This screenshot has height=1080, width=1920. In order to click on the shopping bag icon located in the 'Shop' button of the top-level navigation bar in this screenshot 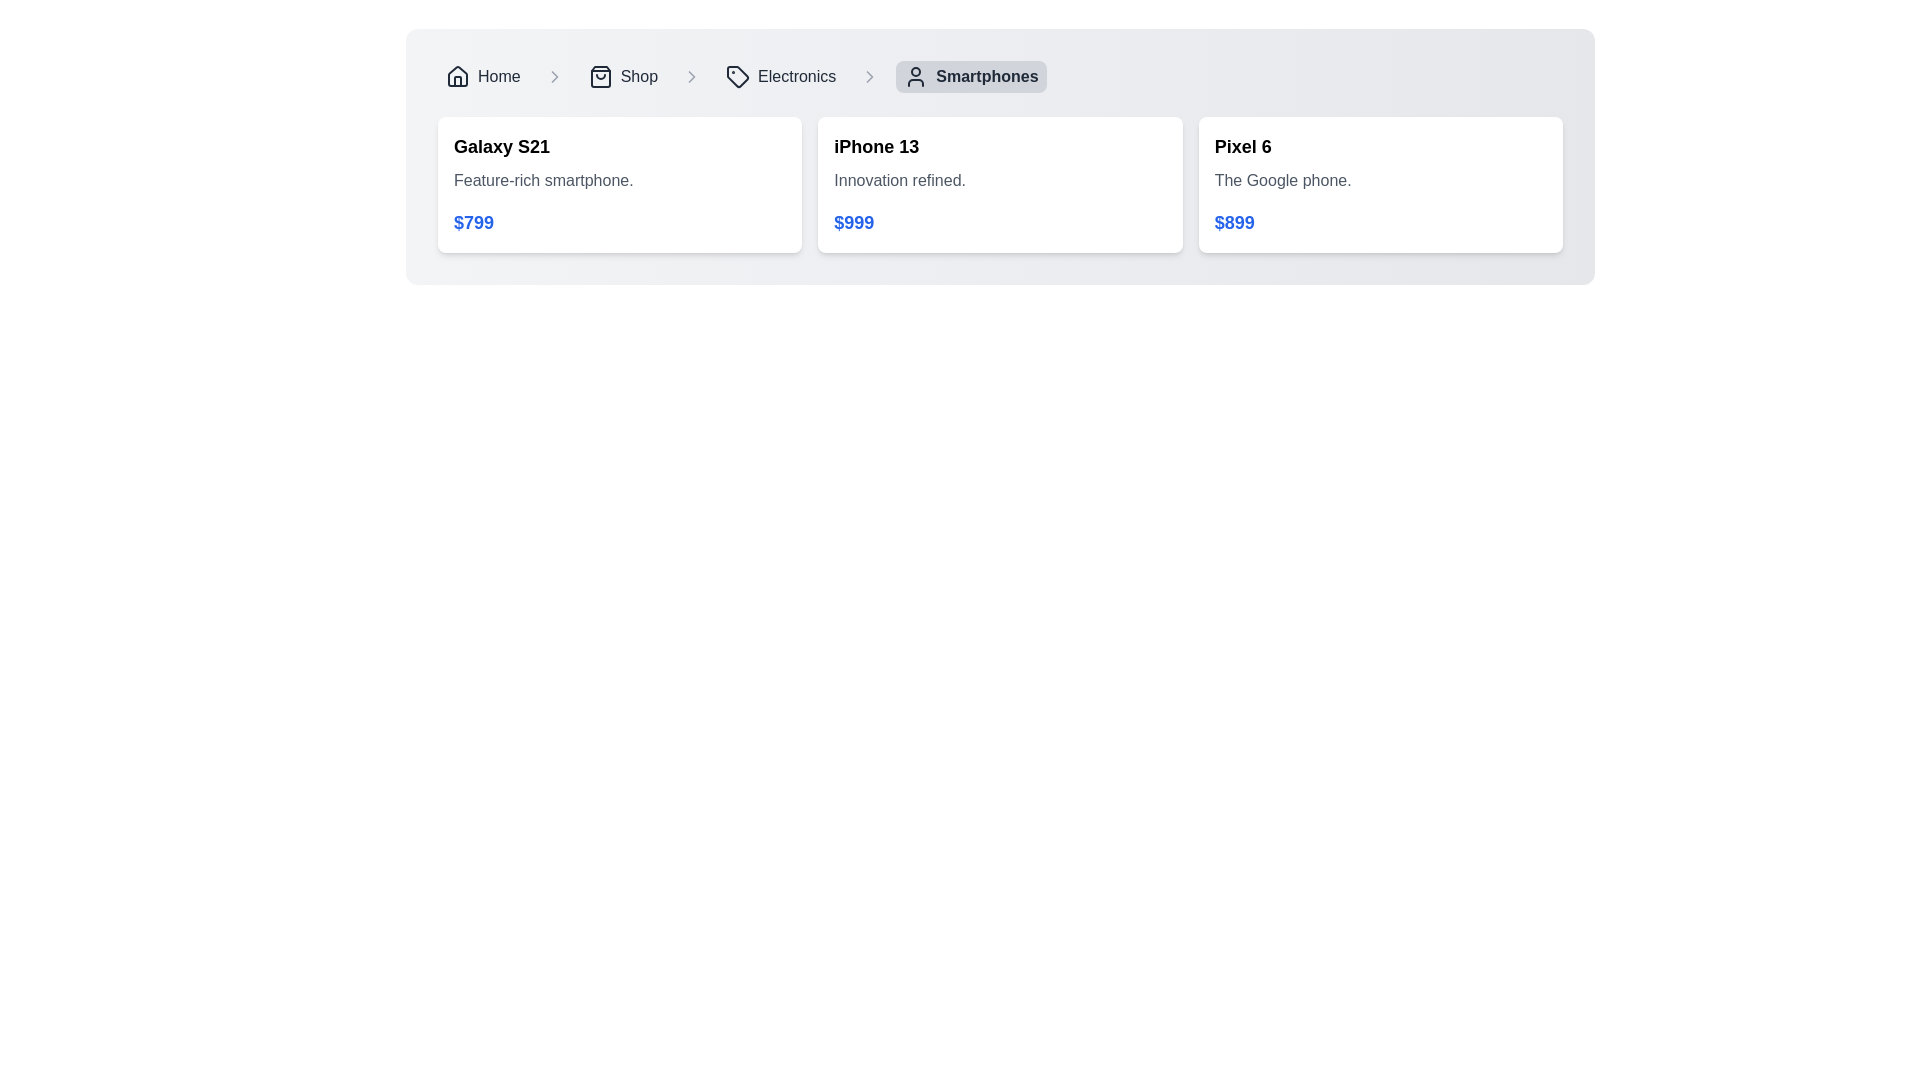, I will do `click(599, 76)`.